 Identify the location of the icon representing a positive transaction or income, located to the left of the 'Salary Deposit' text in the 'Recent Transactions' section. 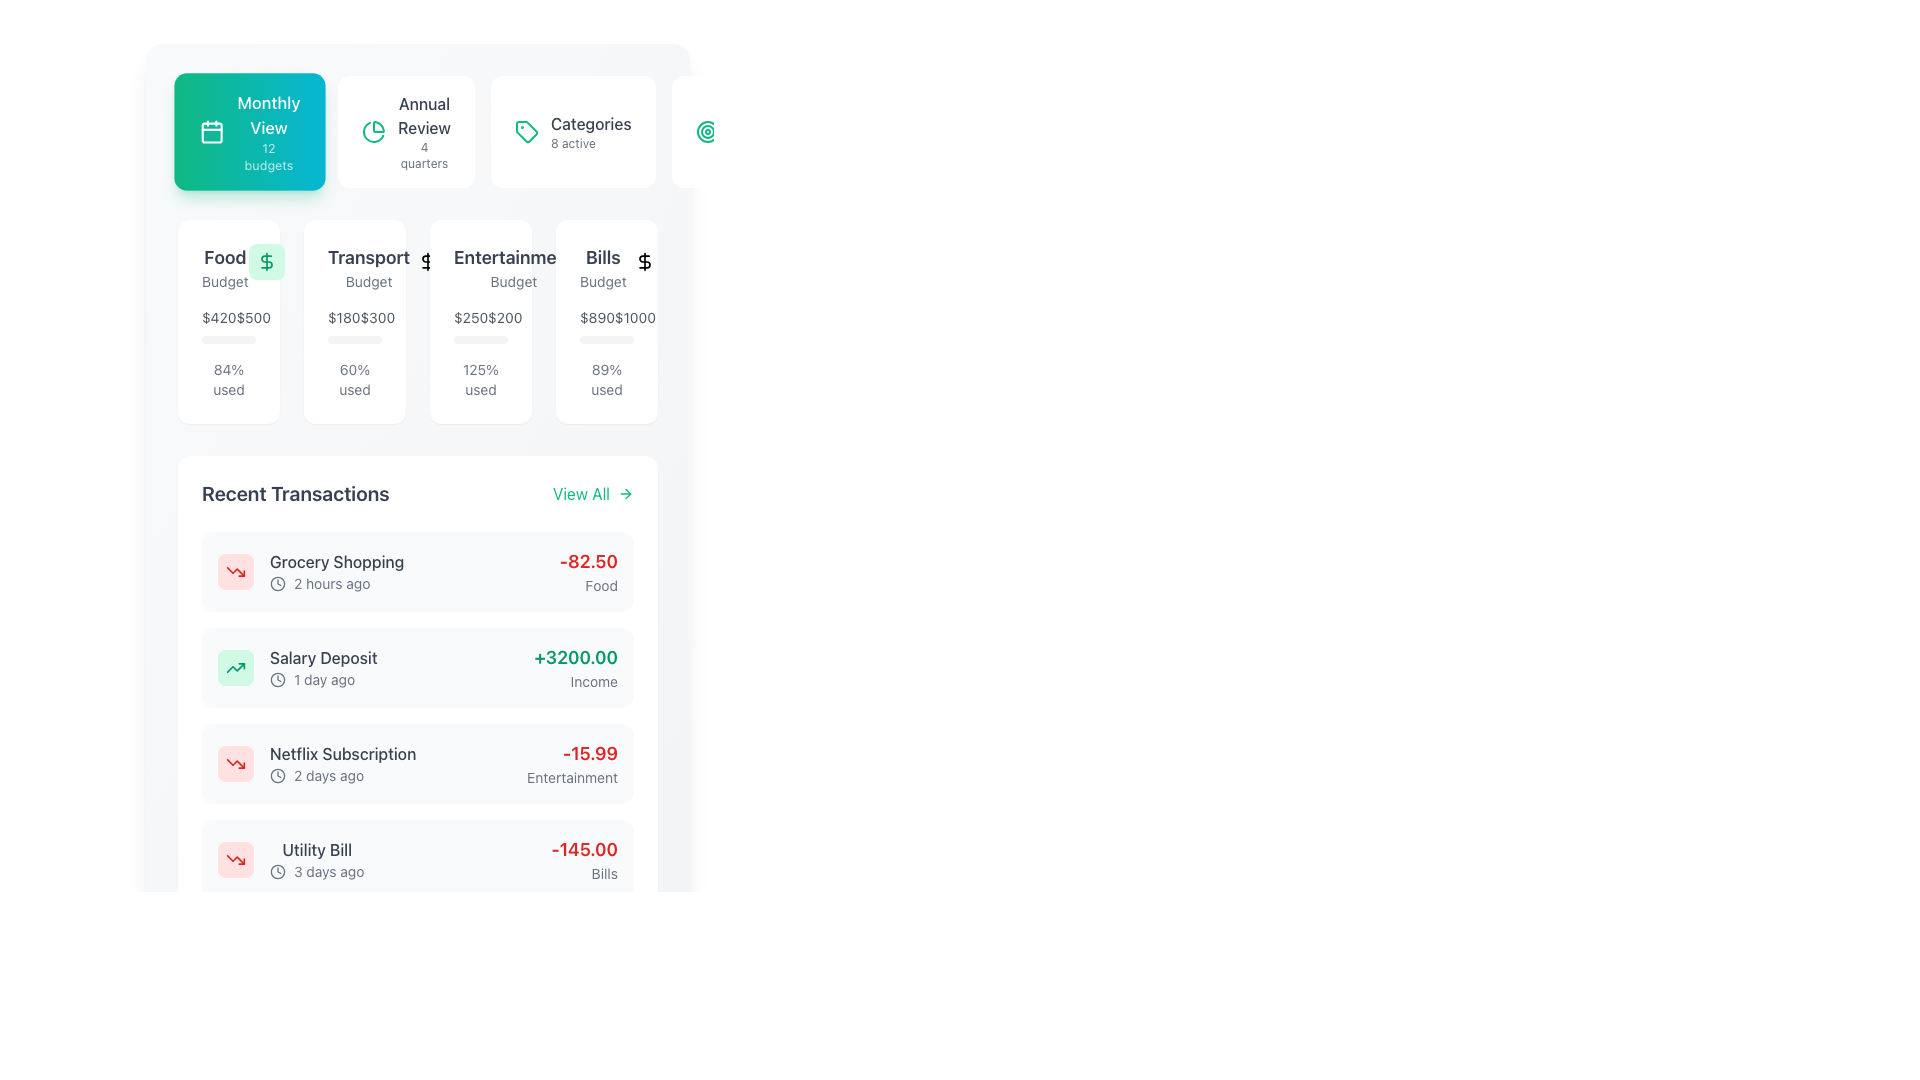
(235, 667).